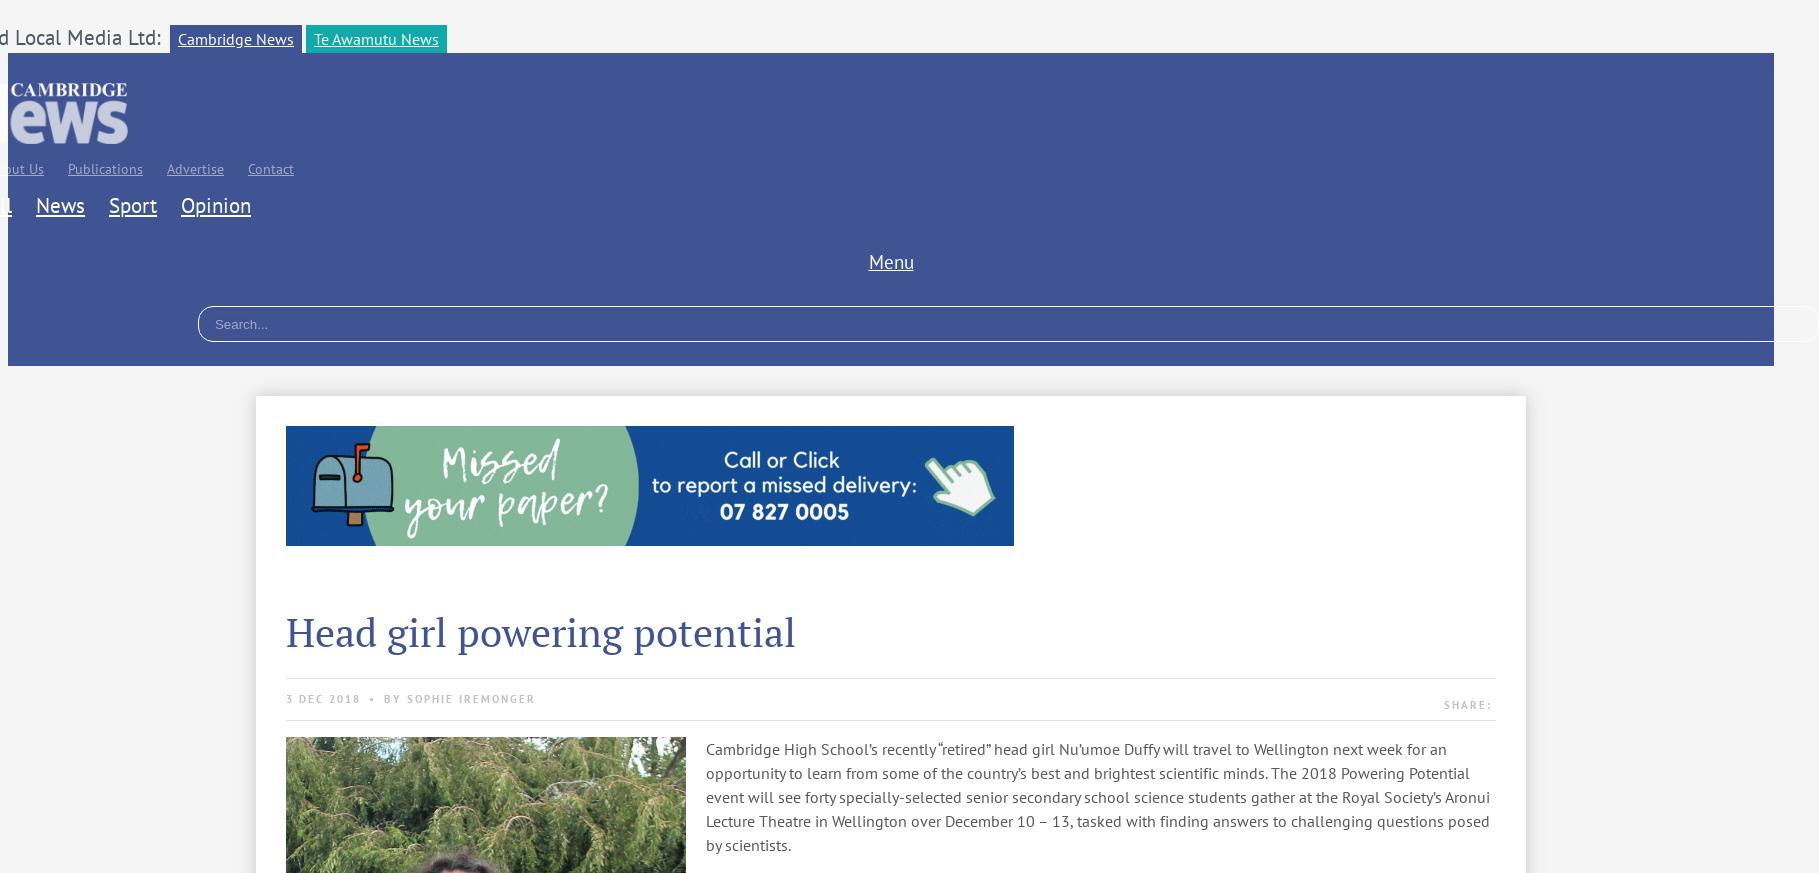  Describe the element at coordinates (890, 260) in the screenshot. I see `'Menu'` at that location.